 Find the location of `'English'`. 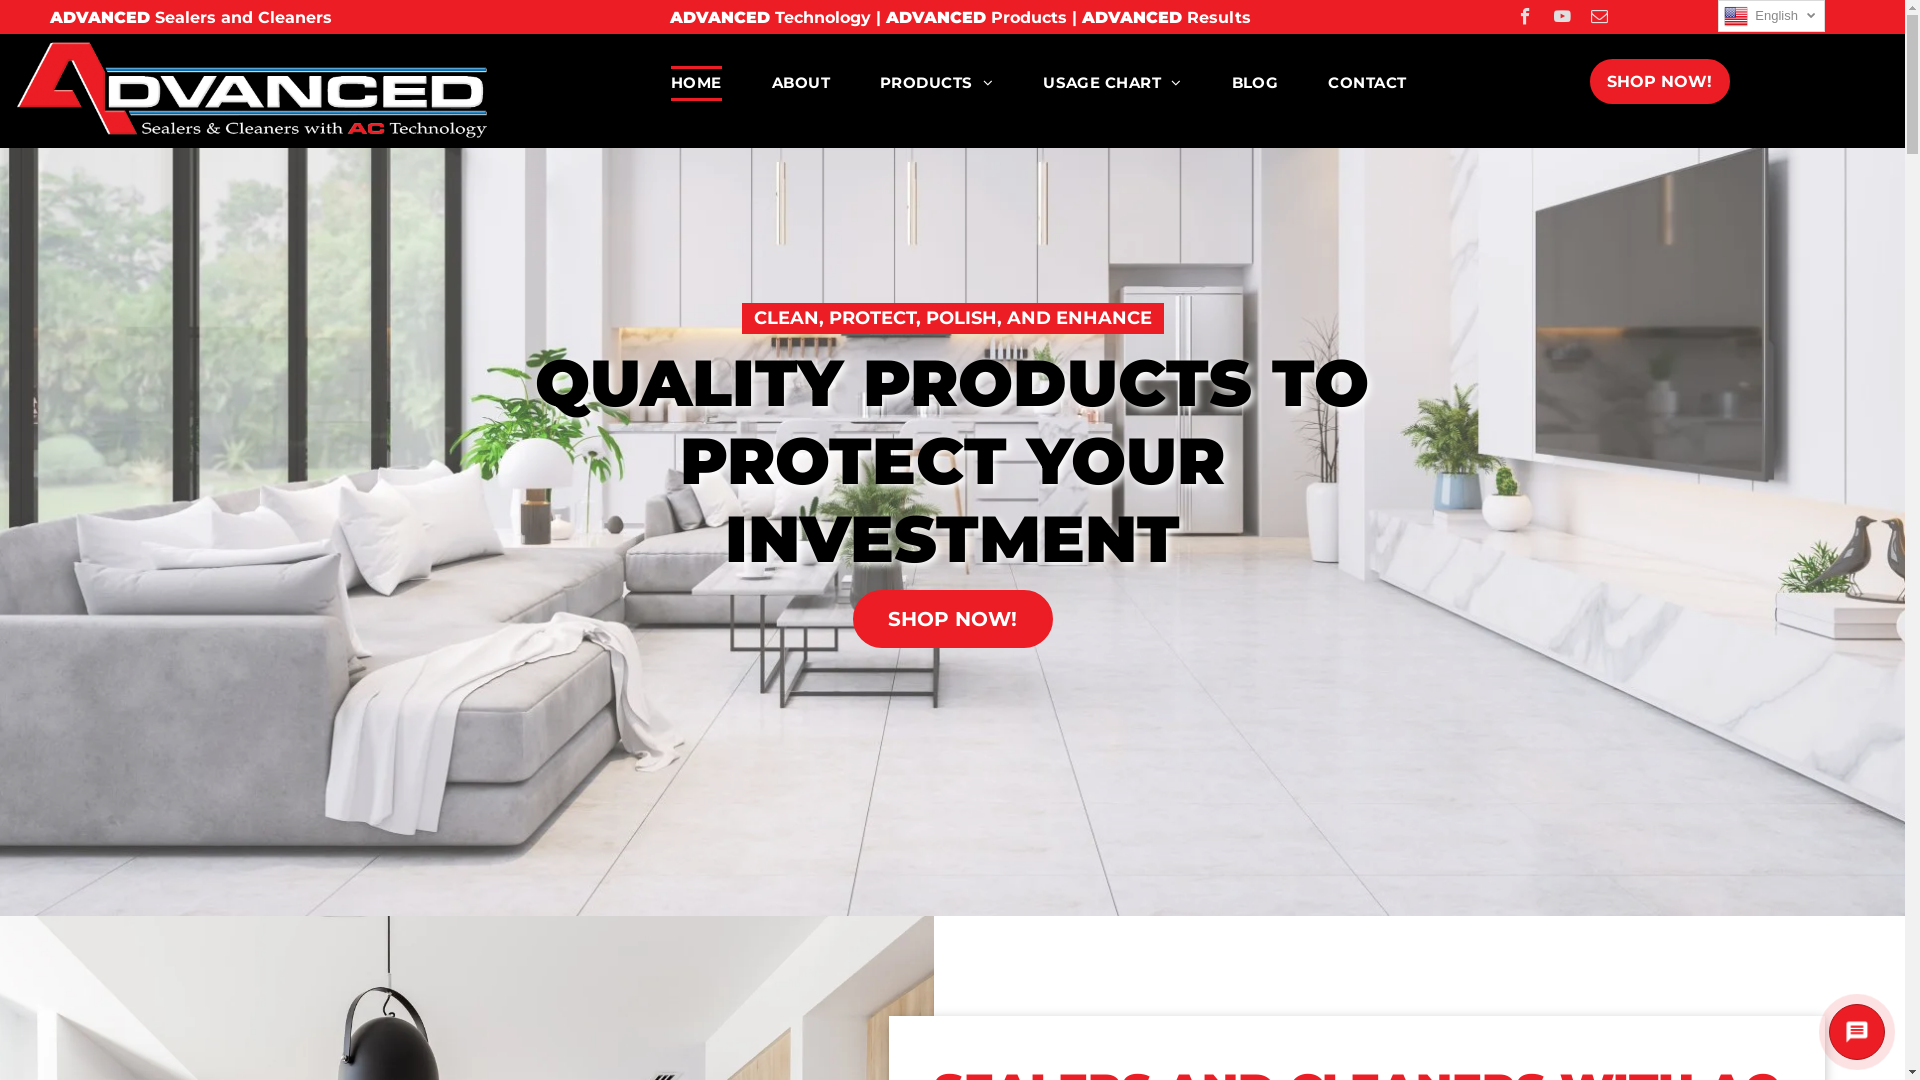

'English' is located at coordinates (1717, 15).